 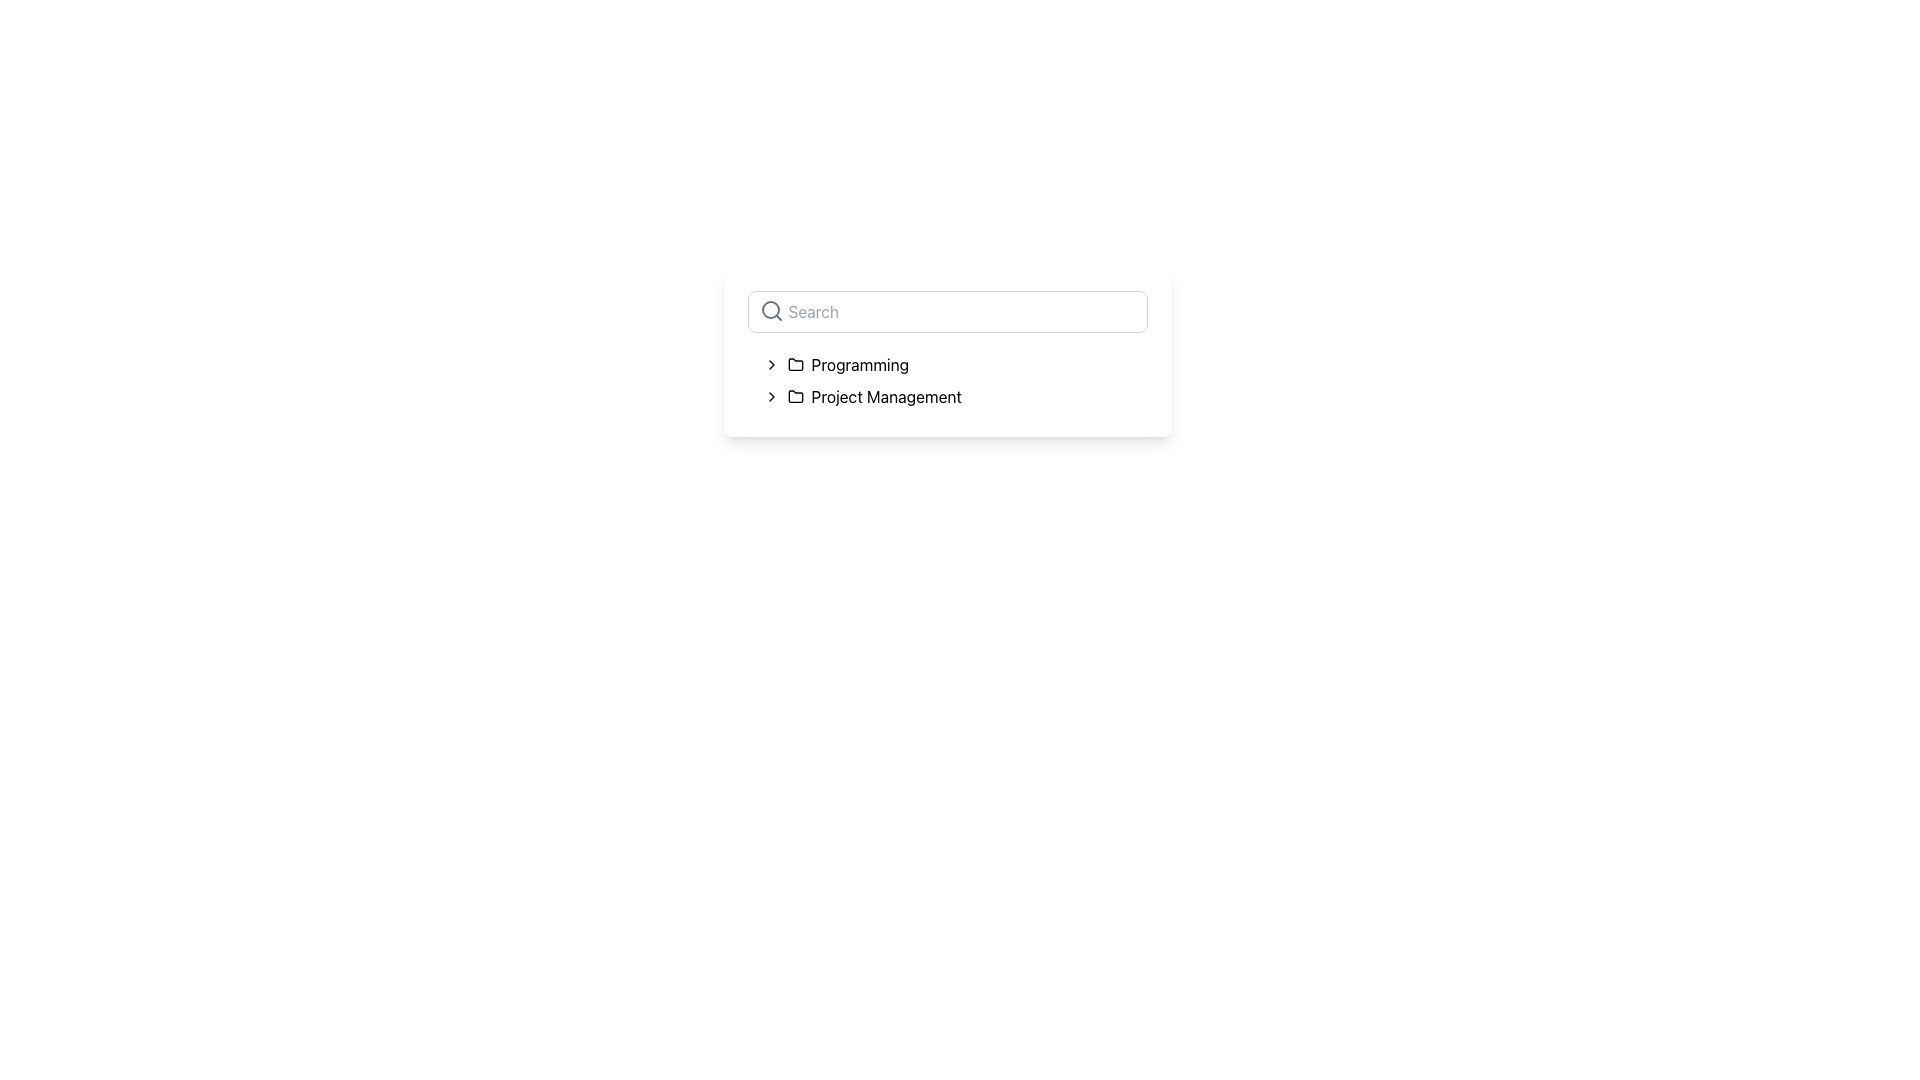 What do you see at coordinates (860, 365) in the screenshot?
I see `the 'Programming' text label in the collapsible menu` at bounding box center [860, 365].